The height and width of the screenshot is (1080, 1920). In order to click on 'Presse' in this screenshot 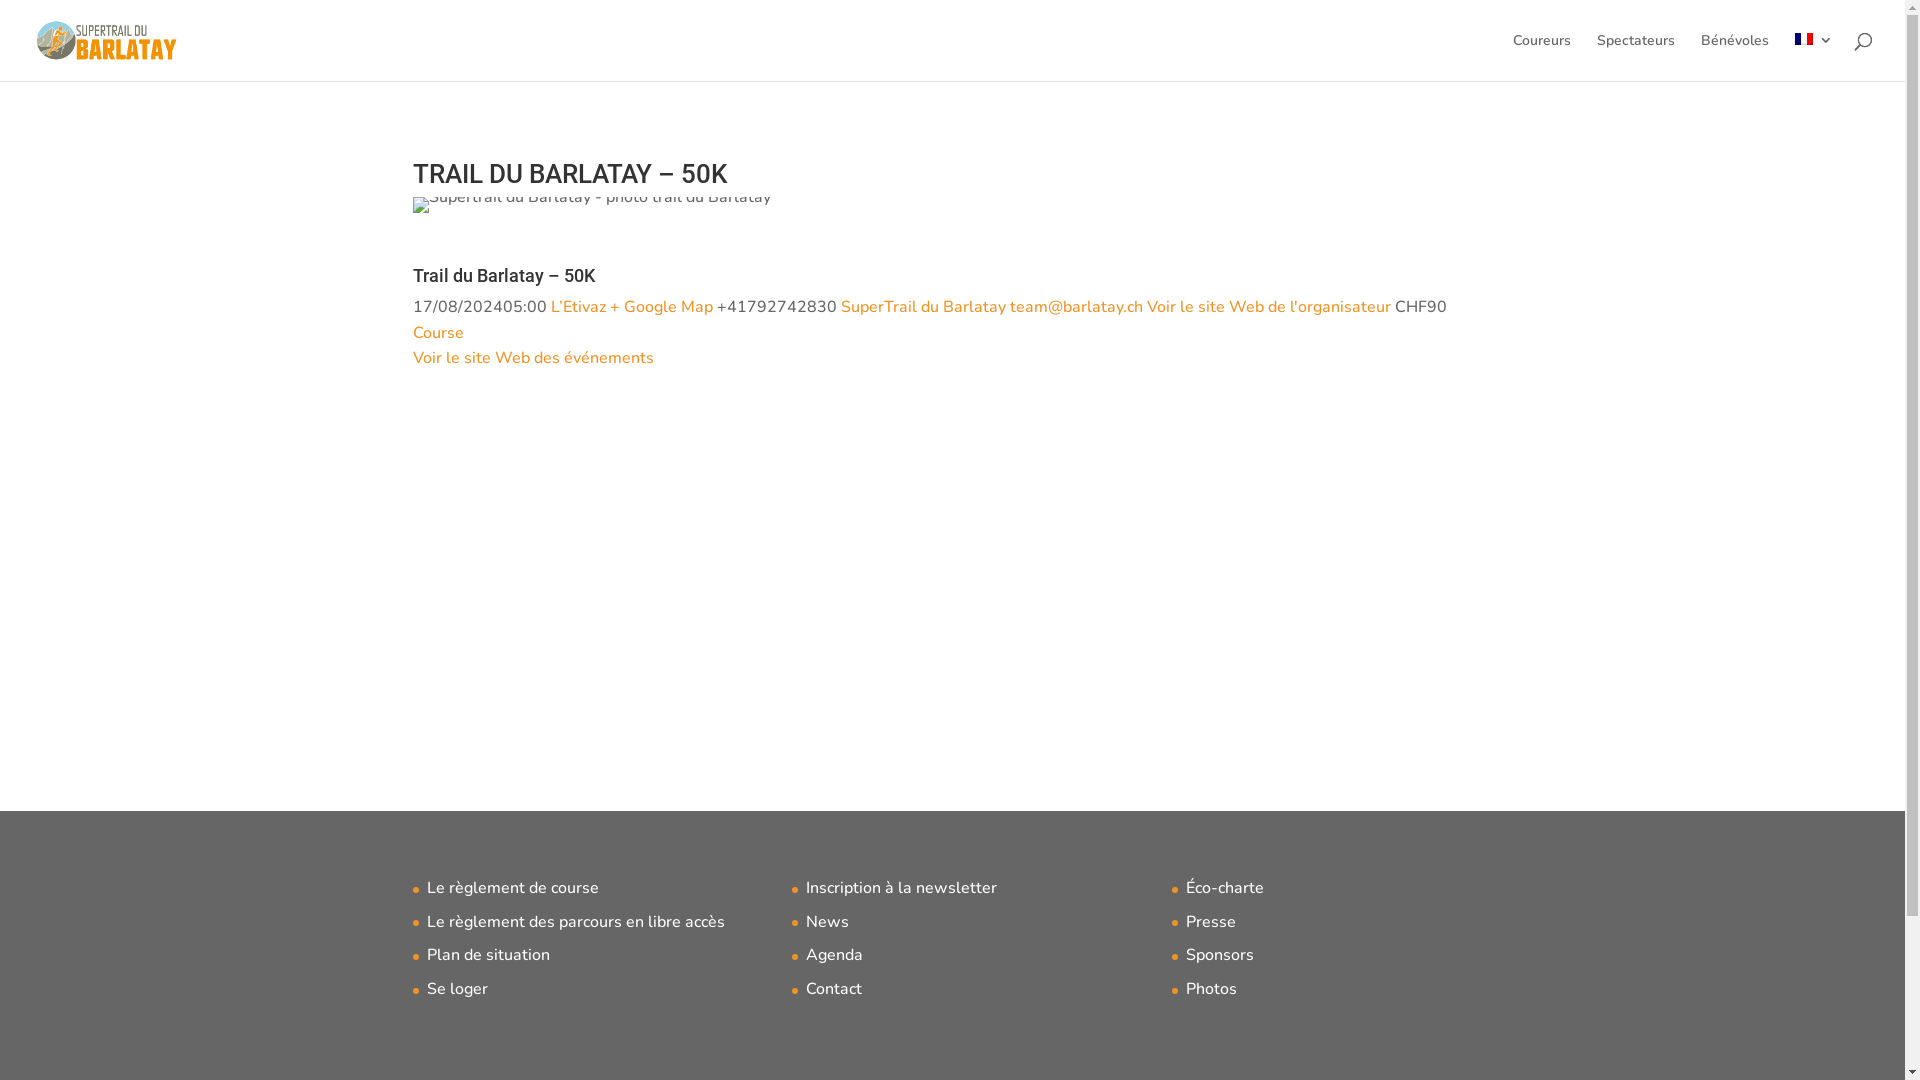, I will do `click(1209, 921)`.